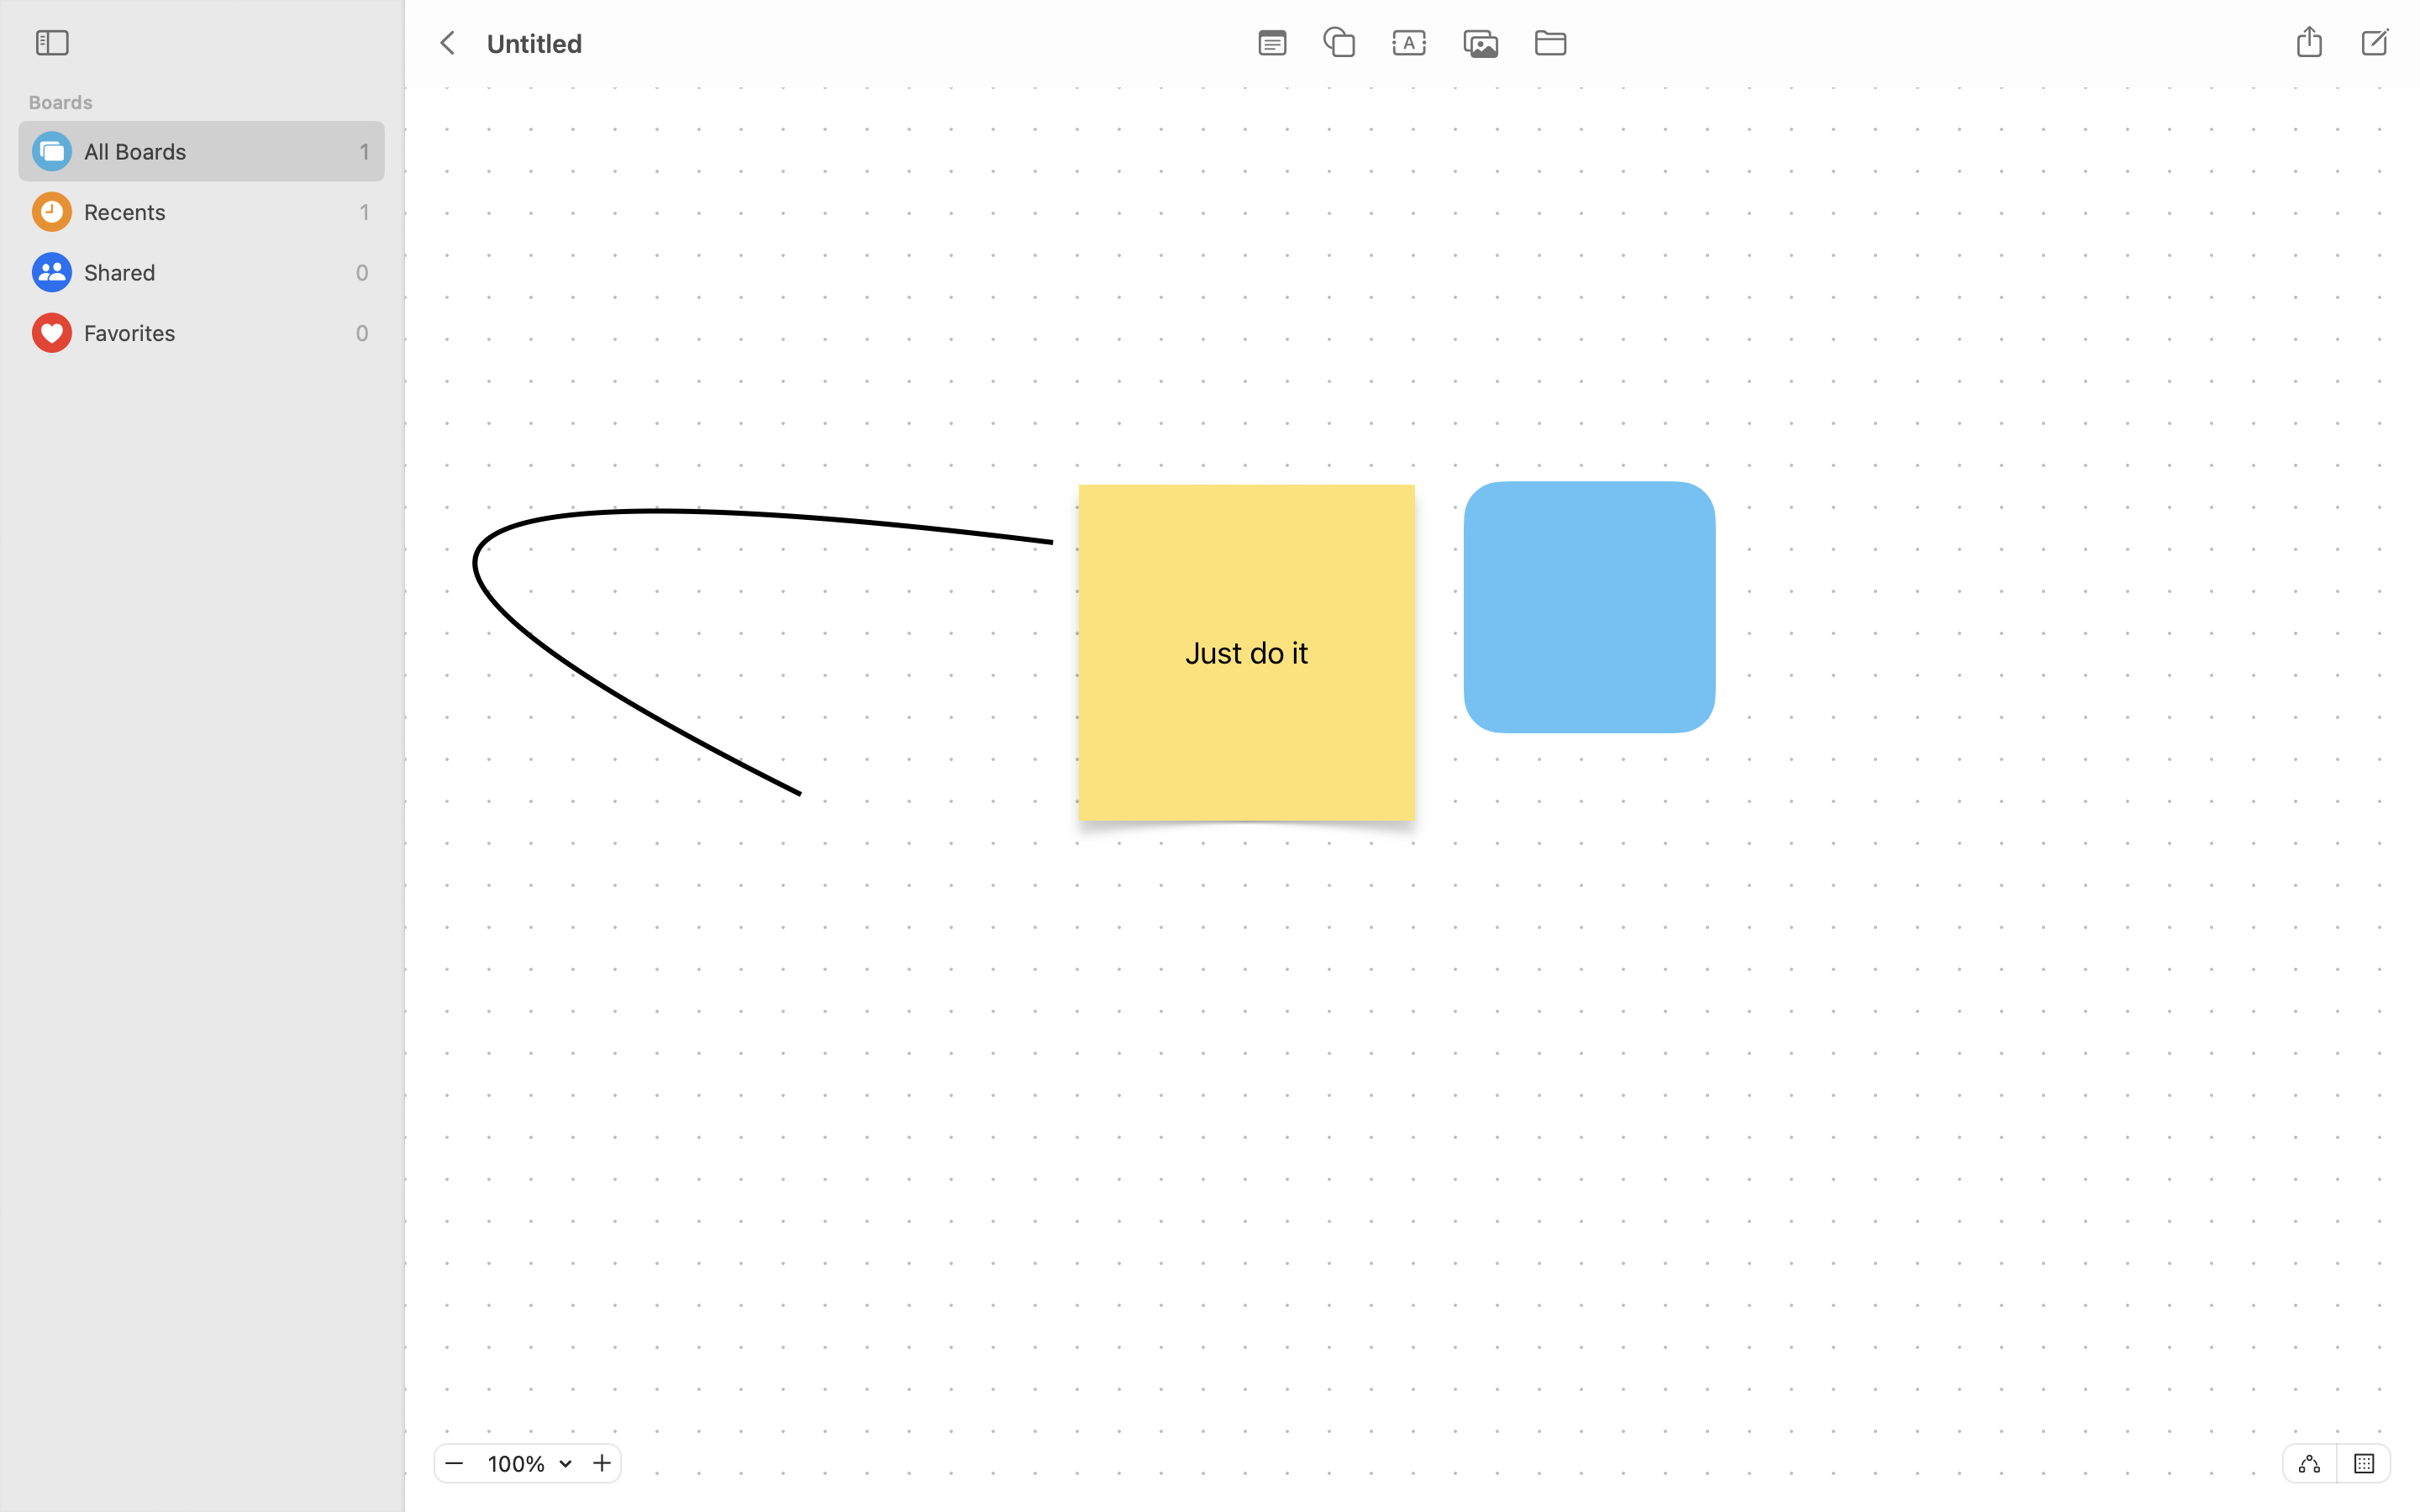 The width and height of the screenshot is (2420, 1512). Describe the element at coordinates (214, 332) in the screenshot. I see `'Favorites'` at that location.